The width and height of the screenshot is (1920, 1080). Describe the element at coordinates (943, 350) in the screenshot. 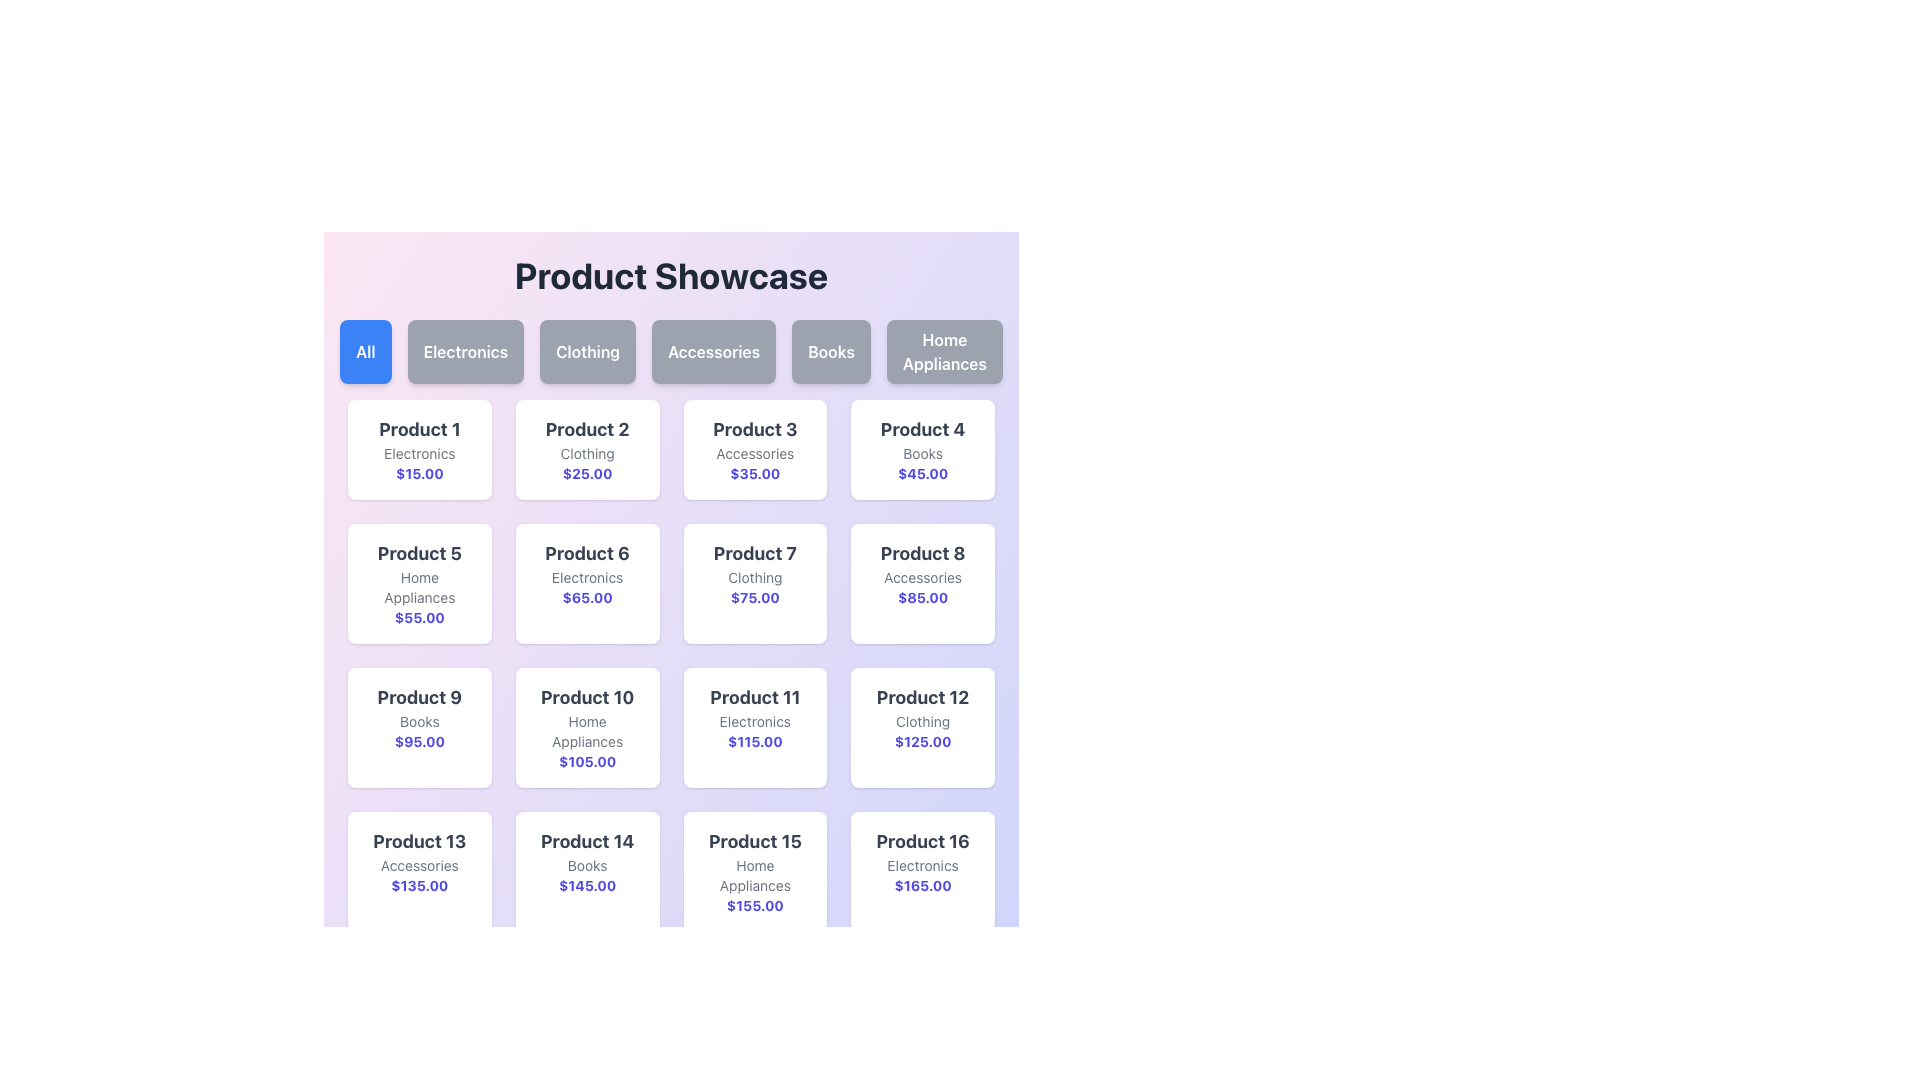

I see `the 'Home Appliances' button, which is the last button in a horizontally aligned group located under 'Product Showcase'` at that location.